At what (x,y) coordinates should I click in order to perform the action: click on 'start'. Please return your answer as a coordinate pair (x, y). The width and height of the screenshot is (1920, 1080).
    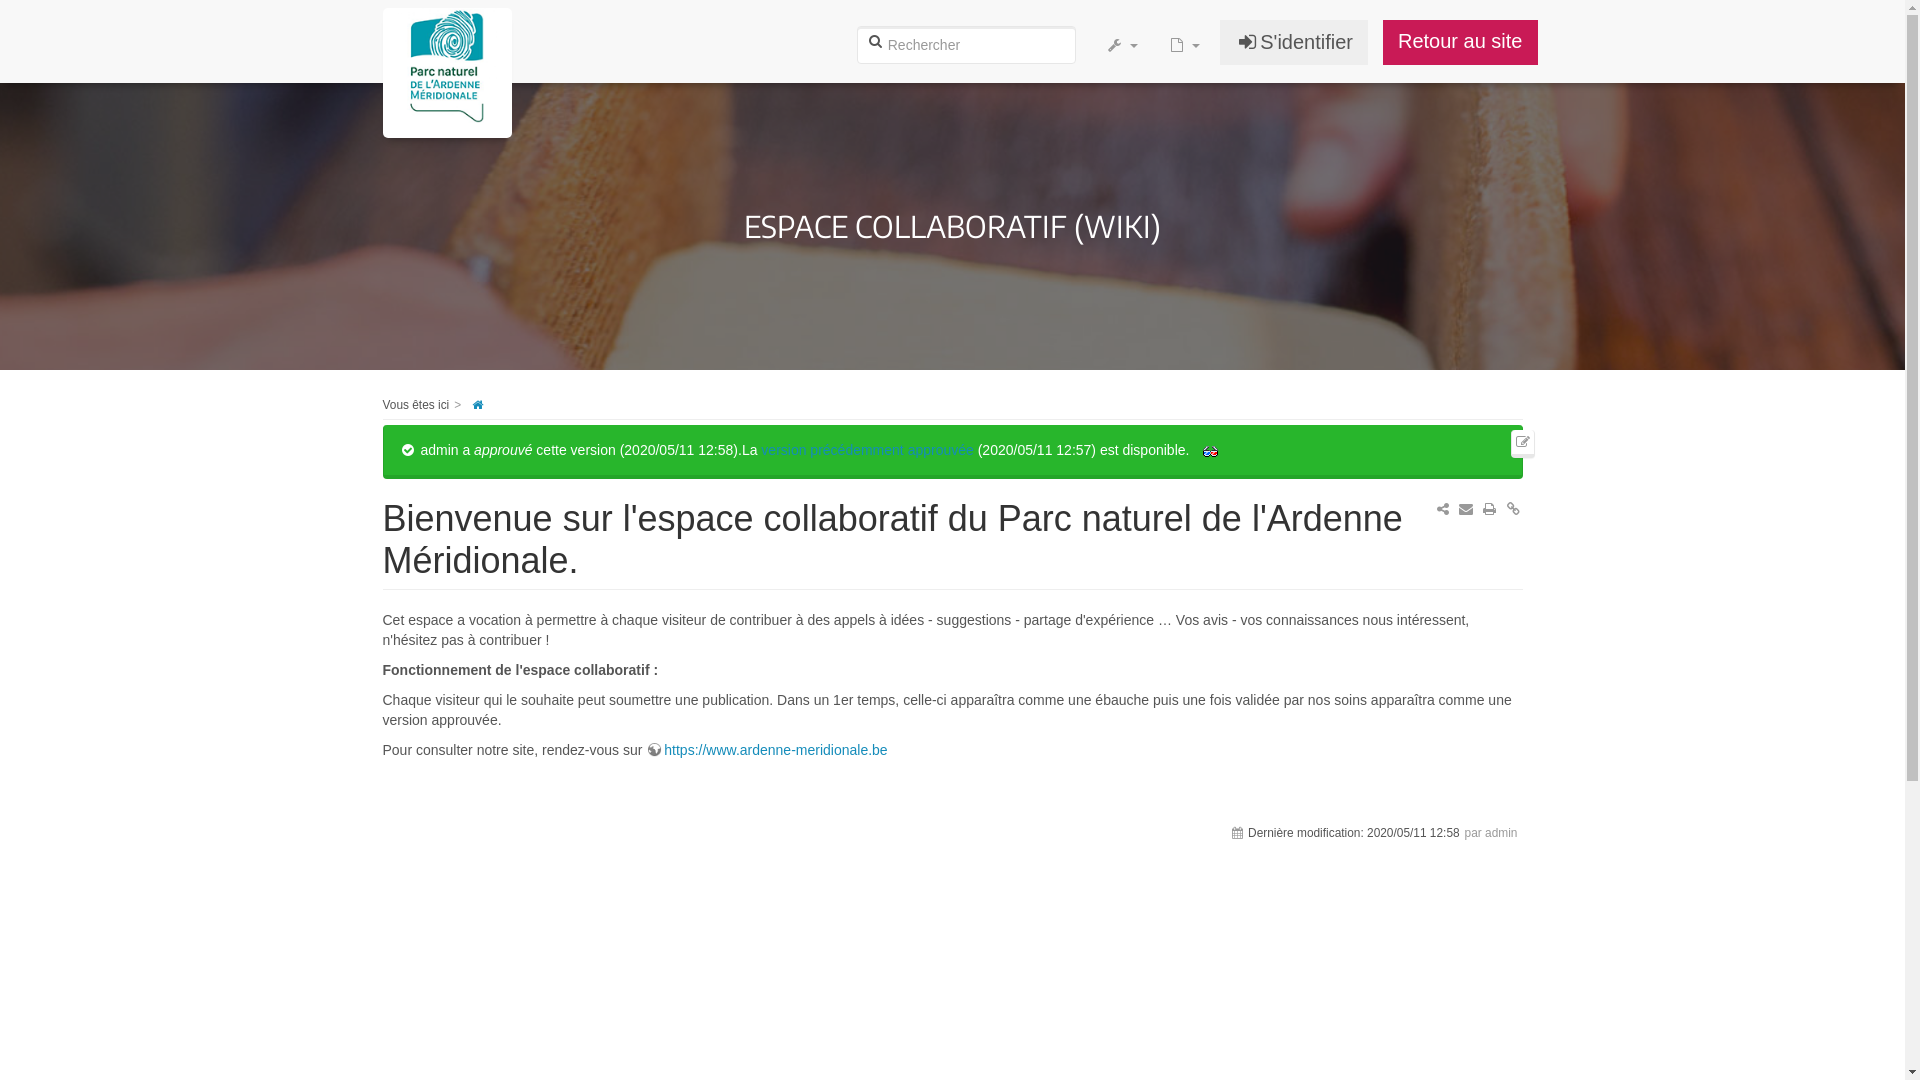
    Looking at the image, I should click on (476, 405).